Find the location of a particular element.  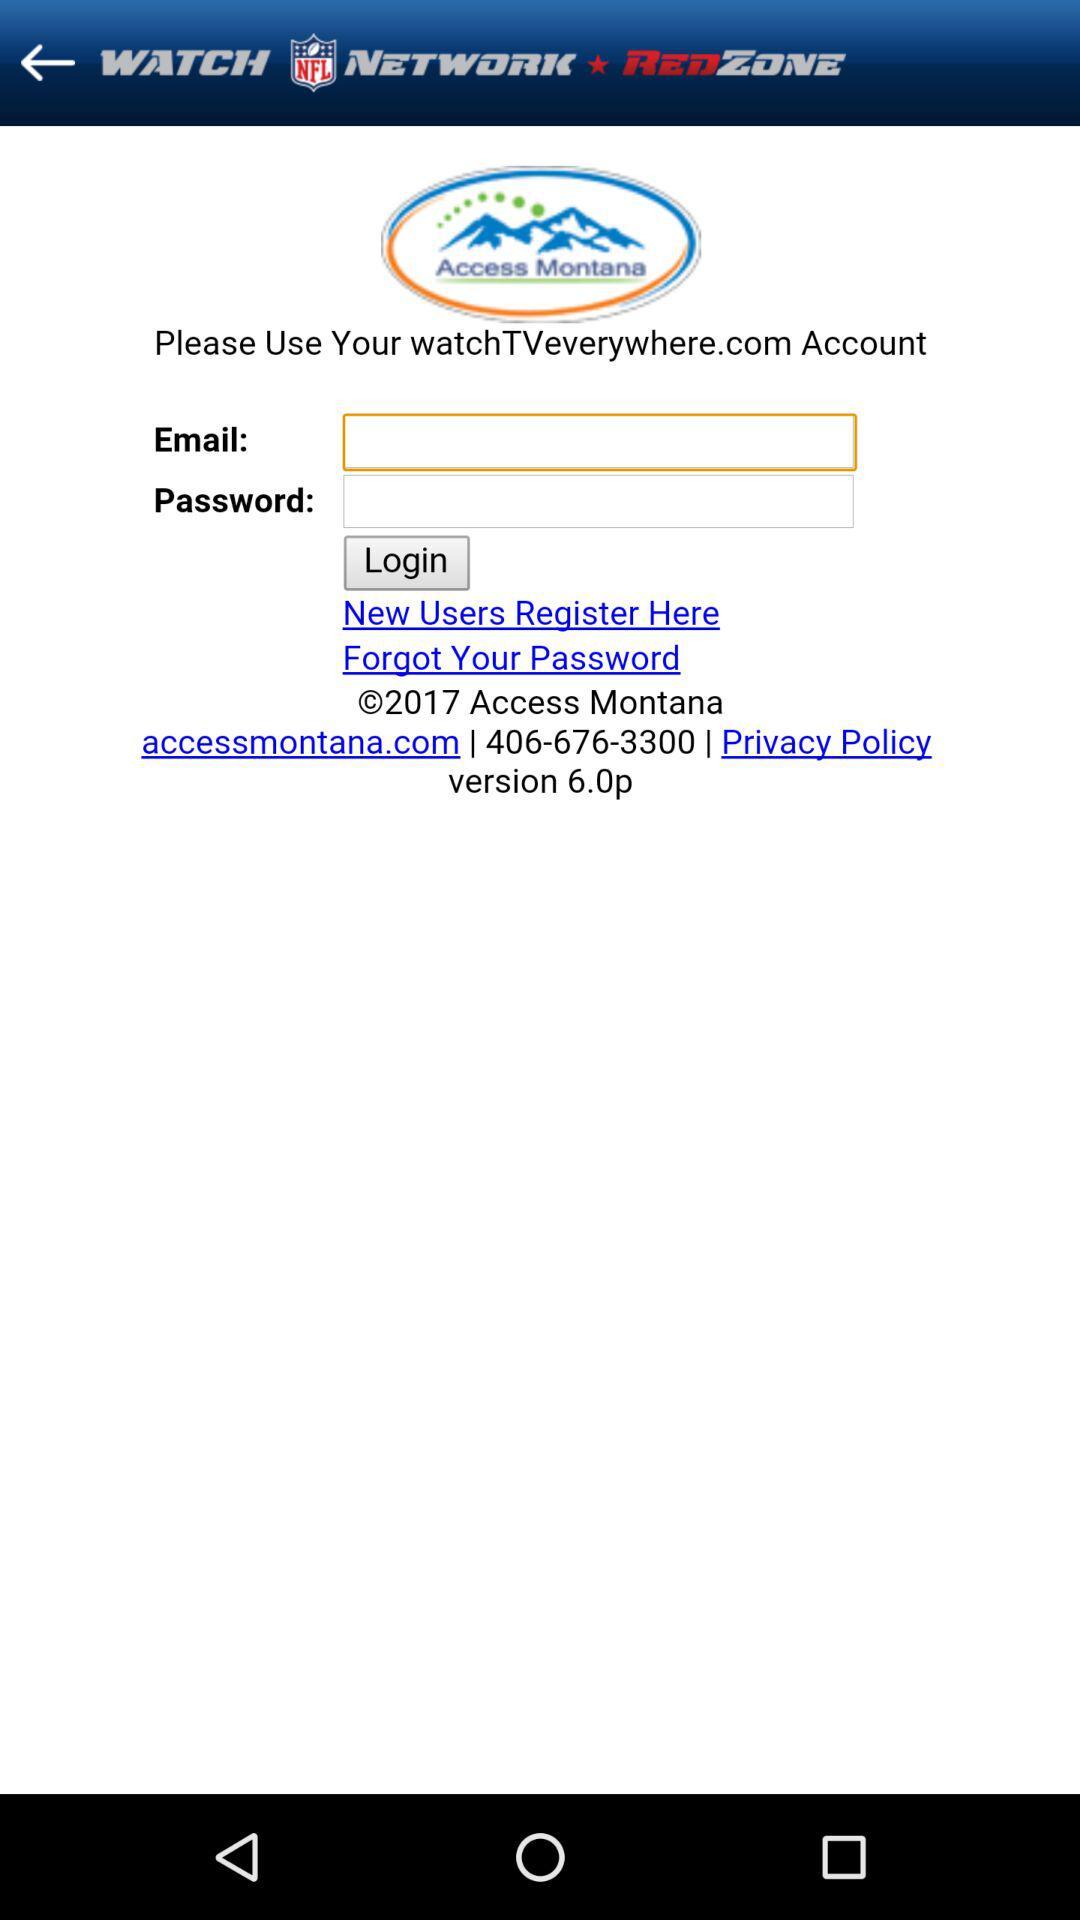

credentials is located at coordinates (540, 960).